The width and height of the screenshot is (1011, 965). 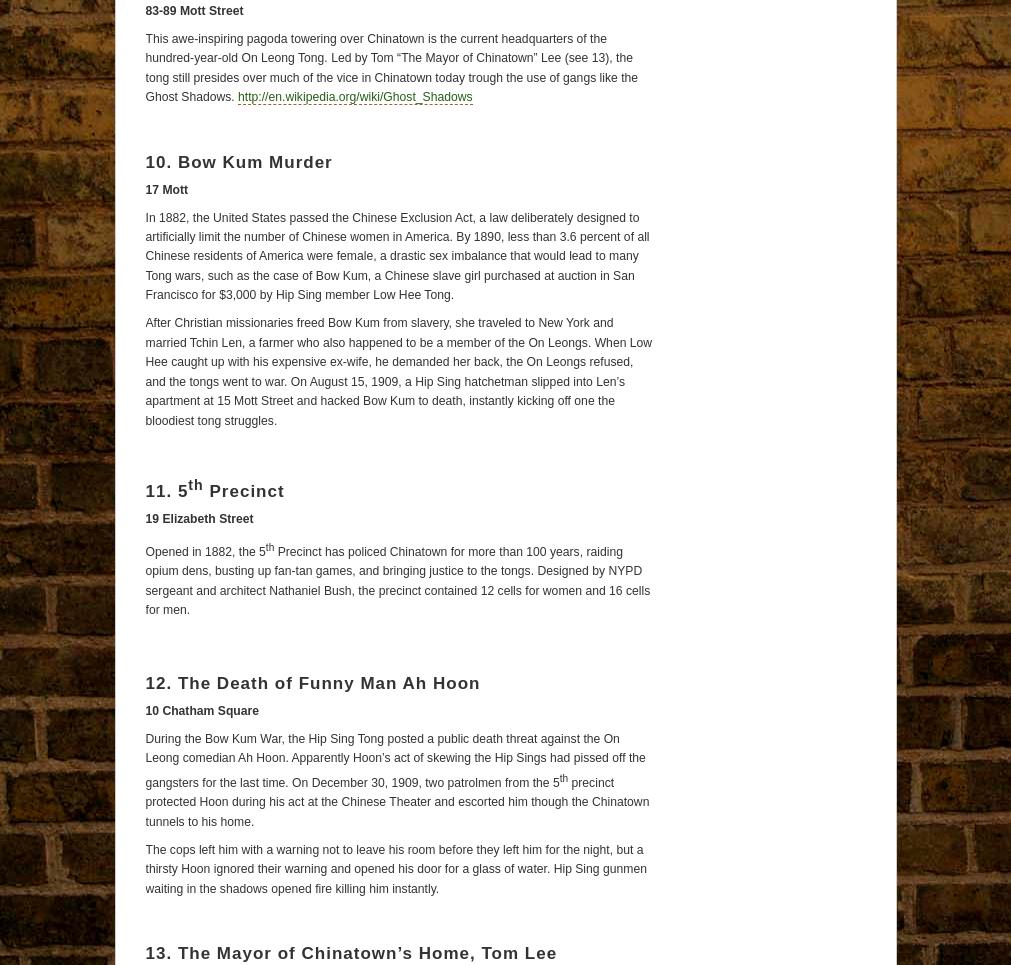 I want to click on 'This awe-inspiring pagoda towering over Chinatown is the current headquarters of the hundred-year-old On Leong Tong. Led by Tom “The Mayor of Chinatown” Lee (see 13), the tong still presides over much of the vice in Chinatown today trough the use of gangs like the Ghost Shadows.', so click(x=143, y=67).